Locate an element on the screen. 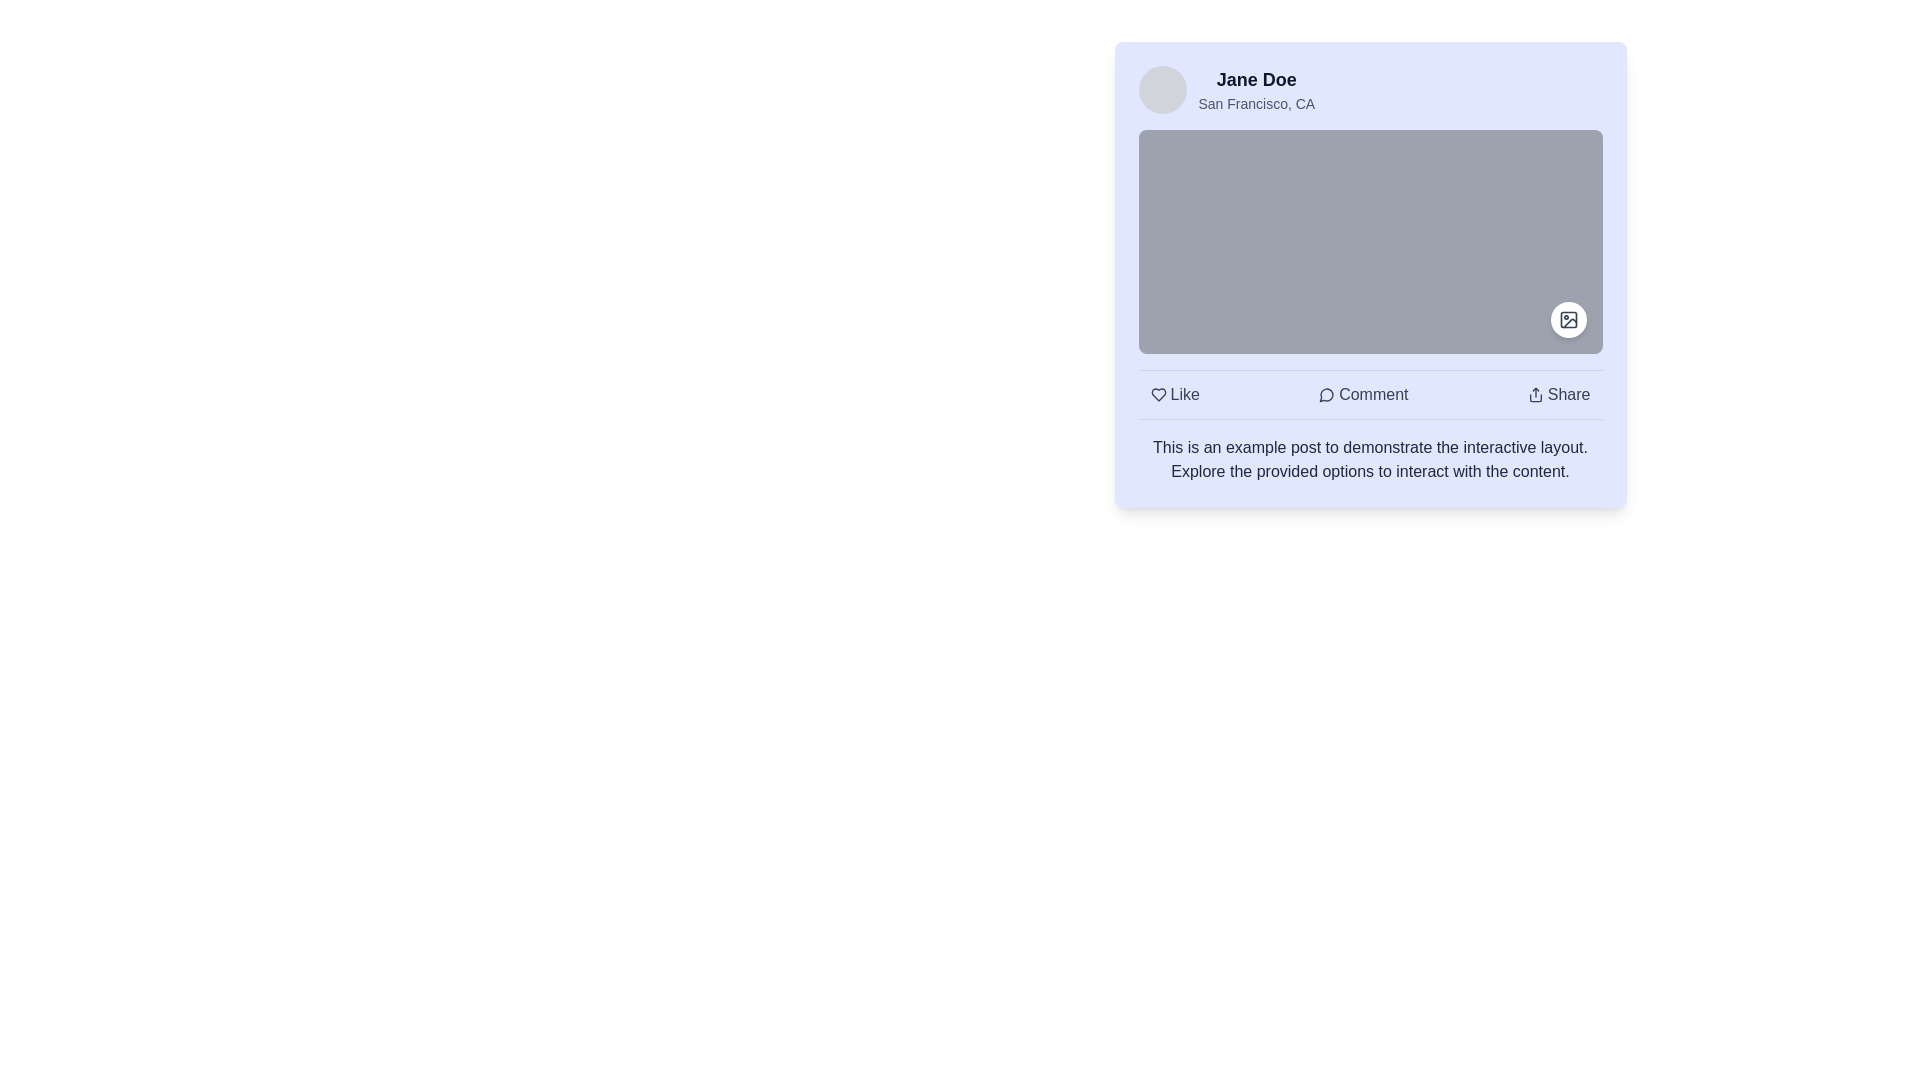 Image resolution: width=1920 pixels, height=1080 pixels. the speech bubble icon located in the comment section of the post interface is located at coordinates (1326, 395).